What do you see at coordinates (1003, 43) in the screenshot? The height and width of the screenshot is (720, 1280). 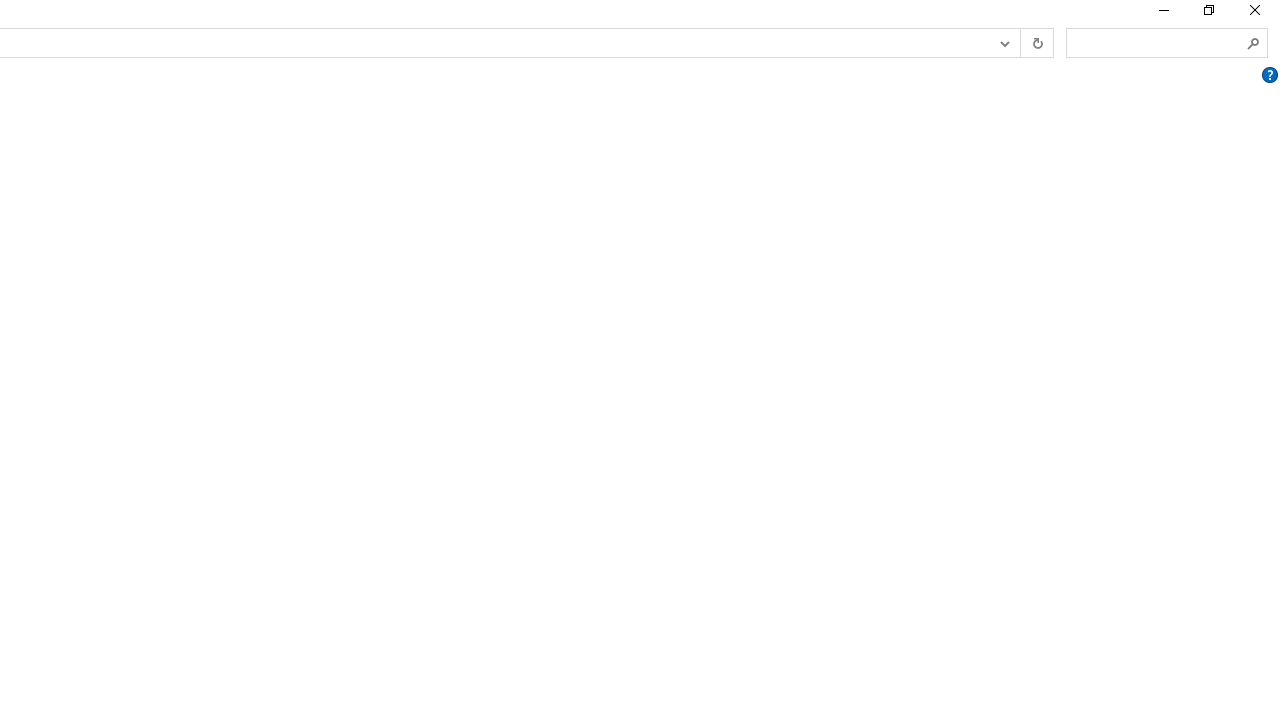 I see `'Previous Locations'` at bounding box center [1003, 43].